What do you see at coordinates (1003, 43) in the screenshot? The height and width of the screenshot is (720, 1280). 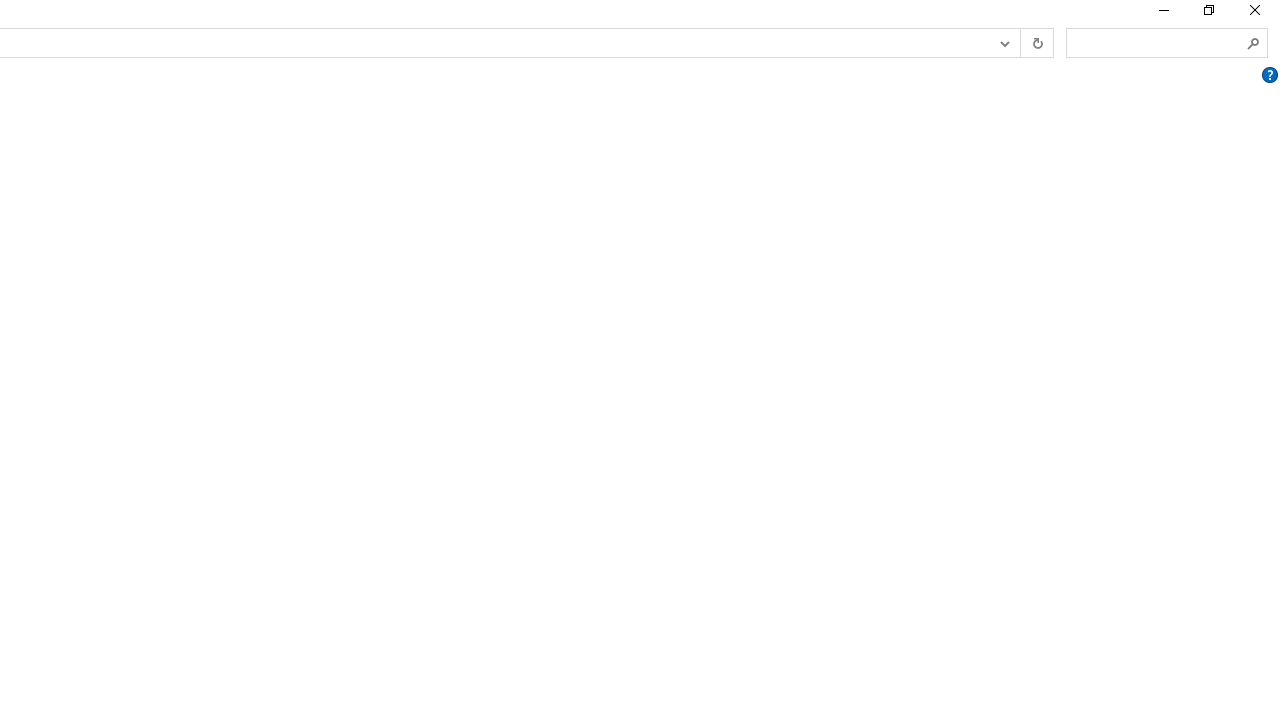 I see `'Previous Locations'` at bounding box center [1003, 43].